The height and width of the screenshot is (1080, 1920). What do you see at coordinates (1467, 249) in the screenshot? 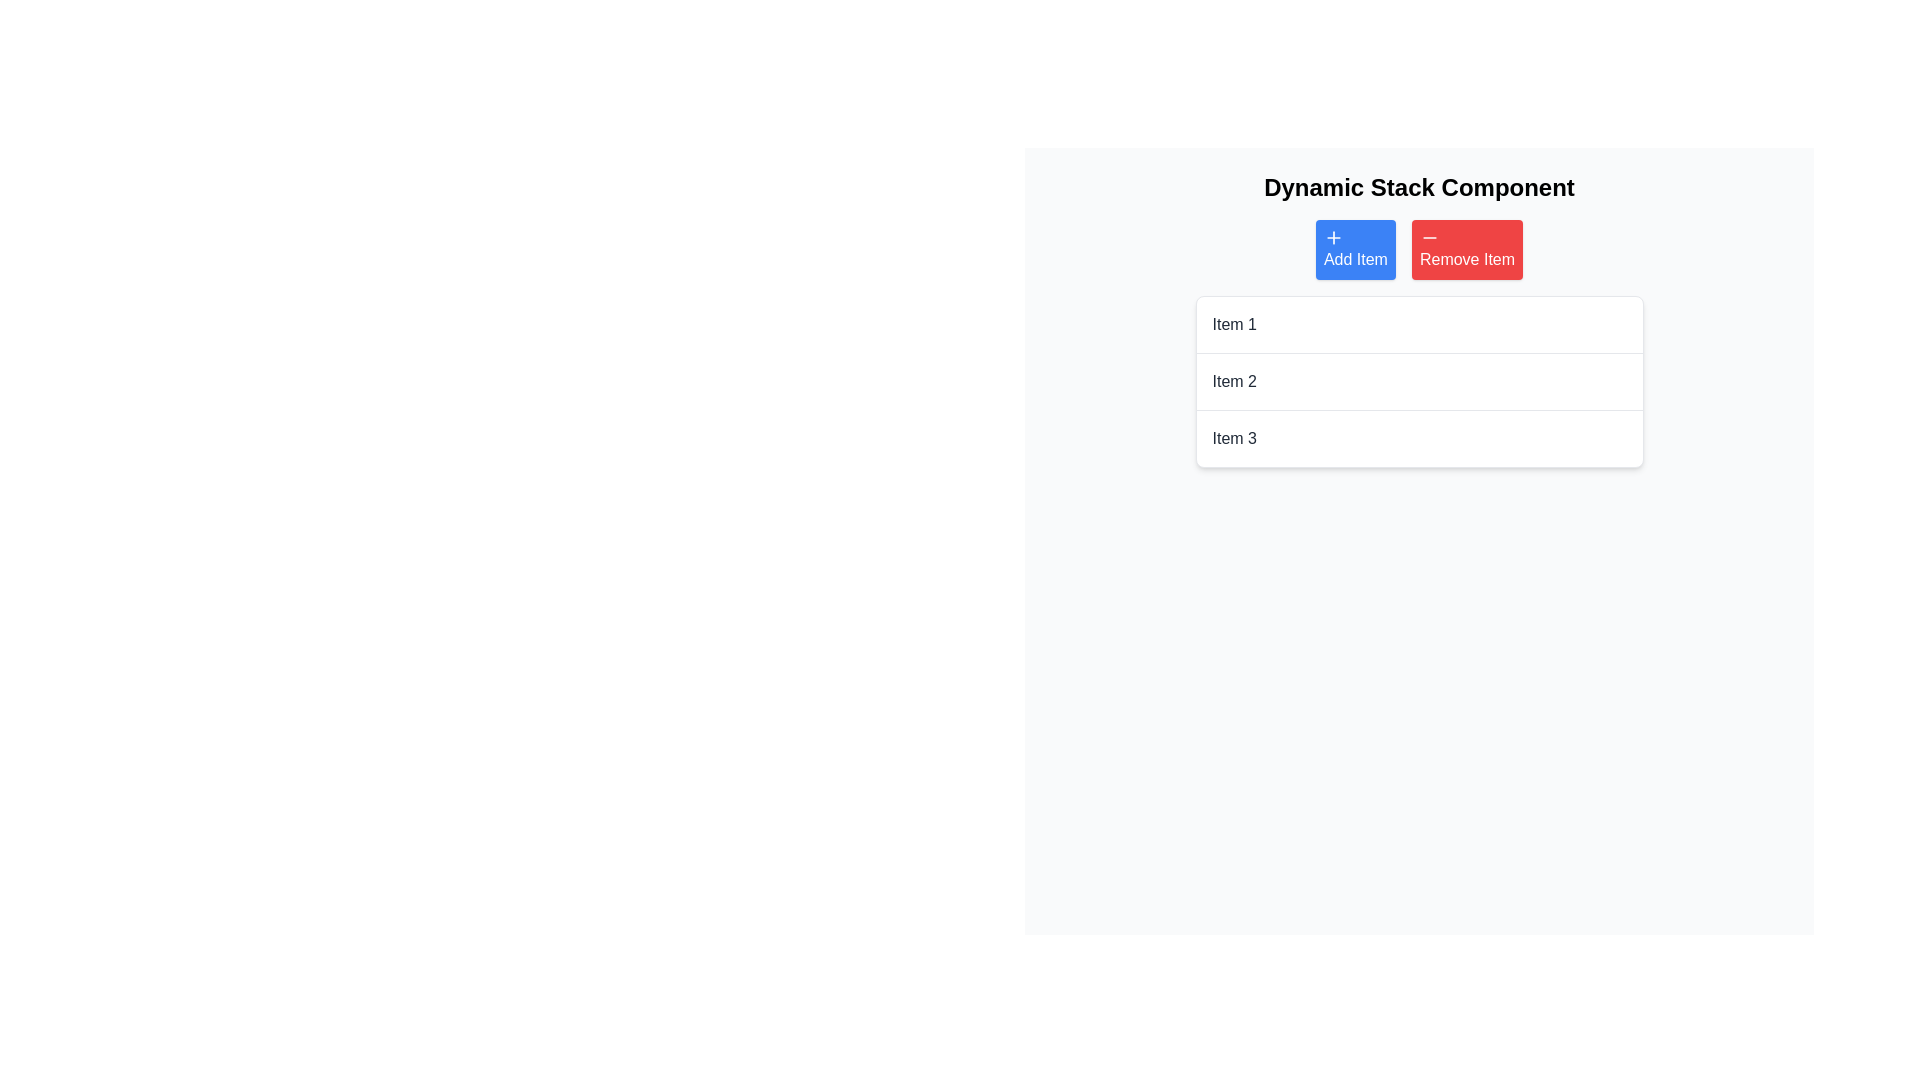
I see `the red 'Remove Item' button, which features a white minus icon and is located to the right of the blue 'Add Item' button` at bounding box center [1467, 249].